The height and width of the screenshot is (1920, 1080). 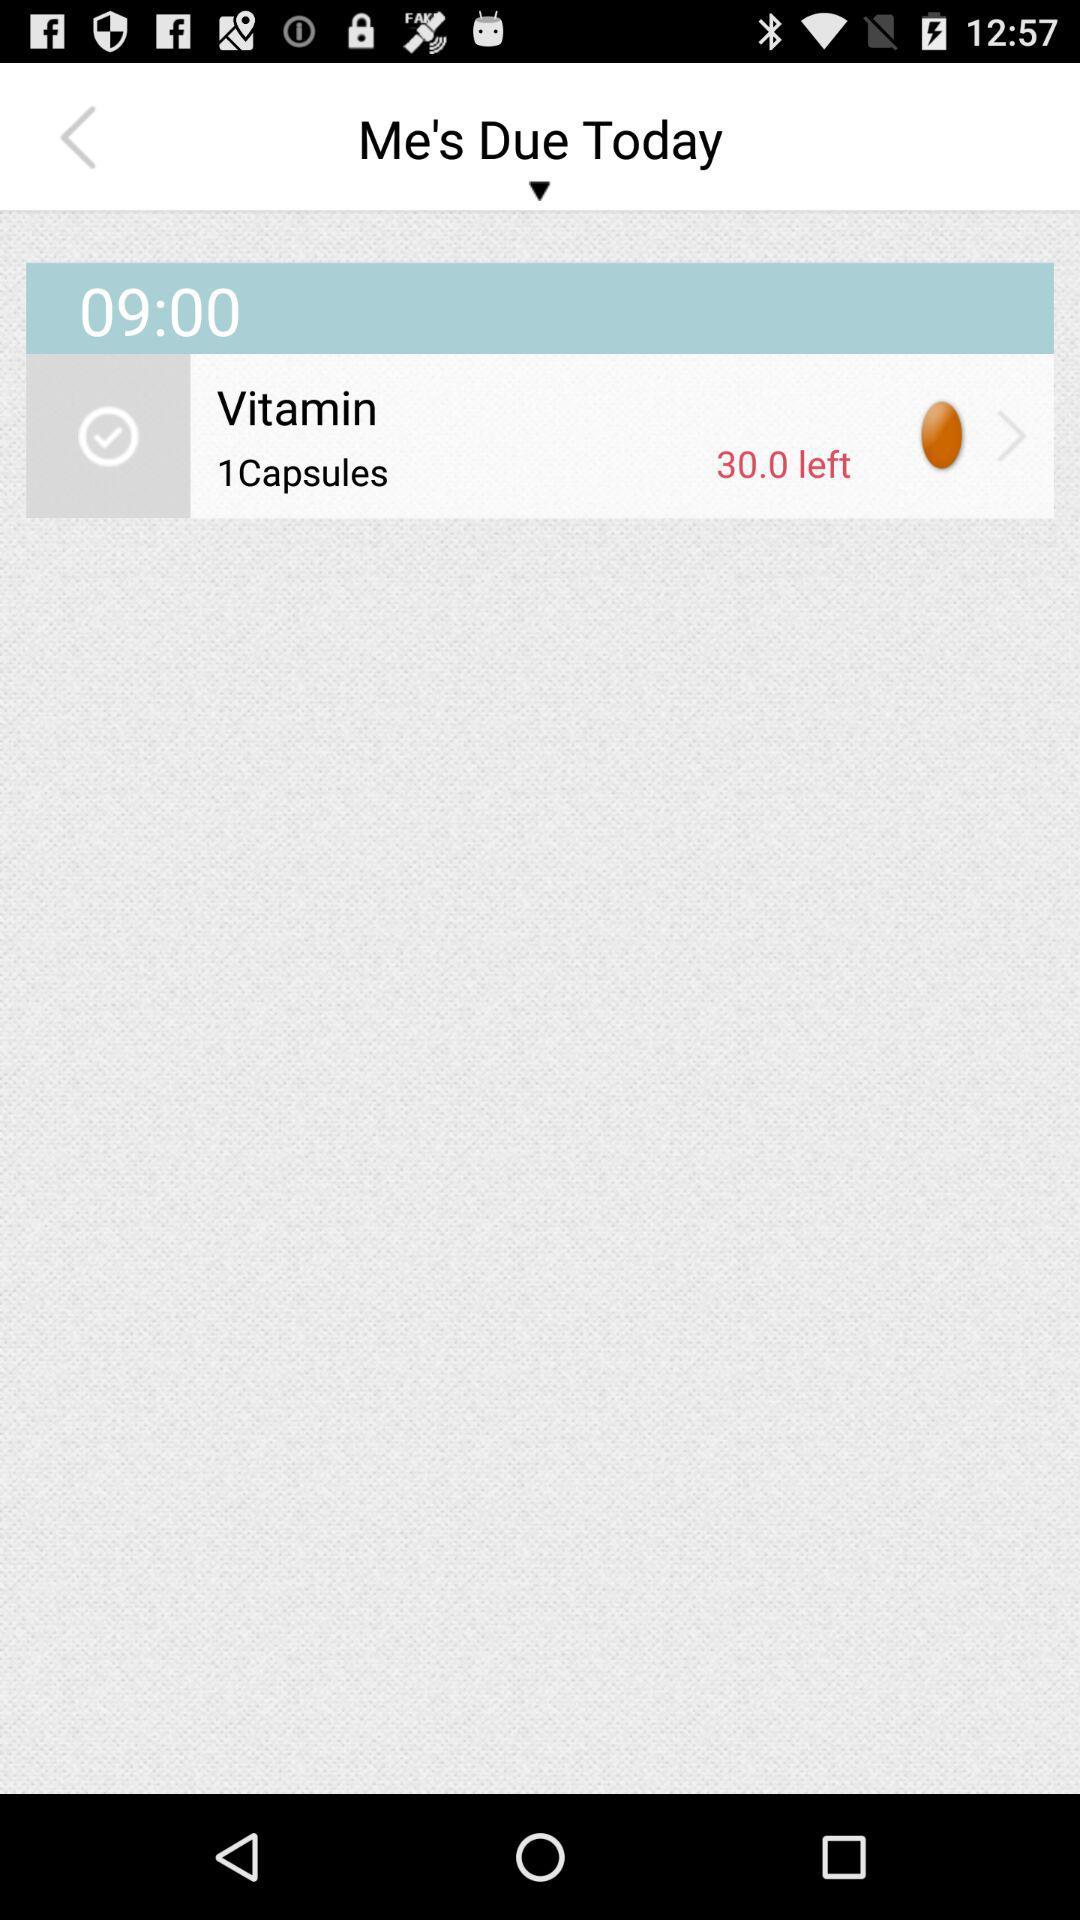 What do you see at coordinates (459, 470) in the screenshot?
I see `1capsules icon` at bounding box center [459, 470].